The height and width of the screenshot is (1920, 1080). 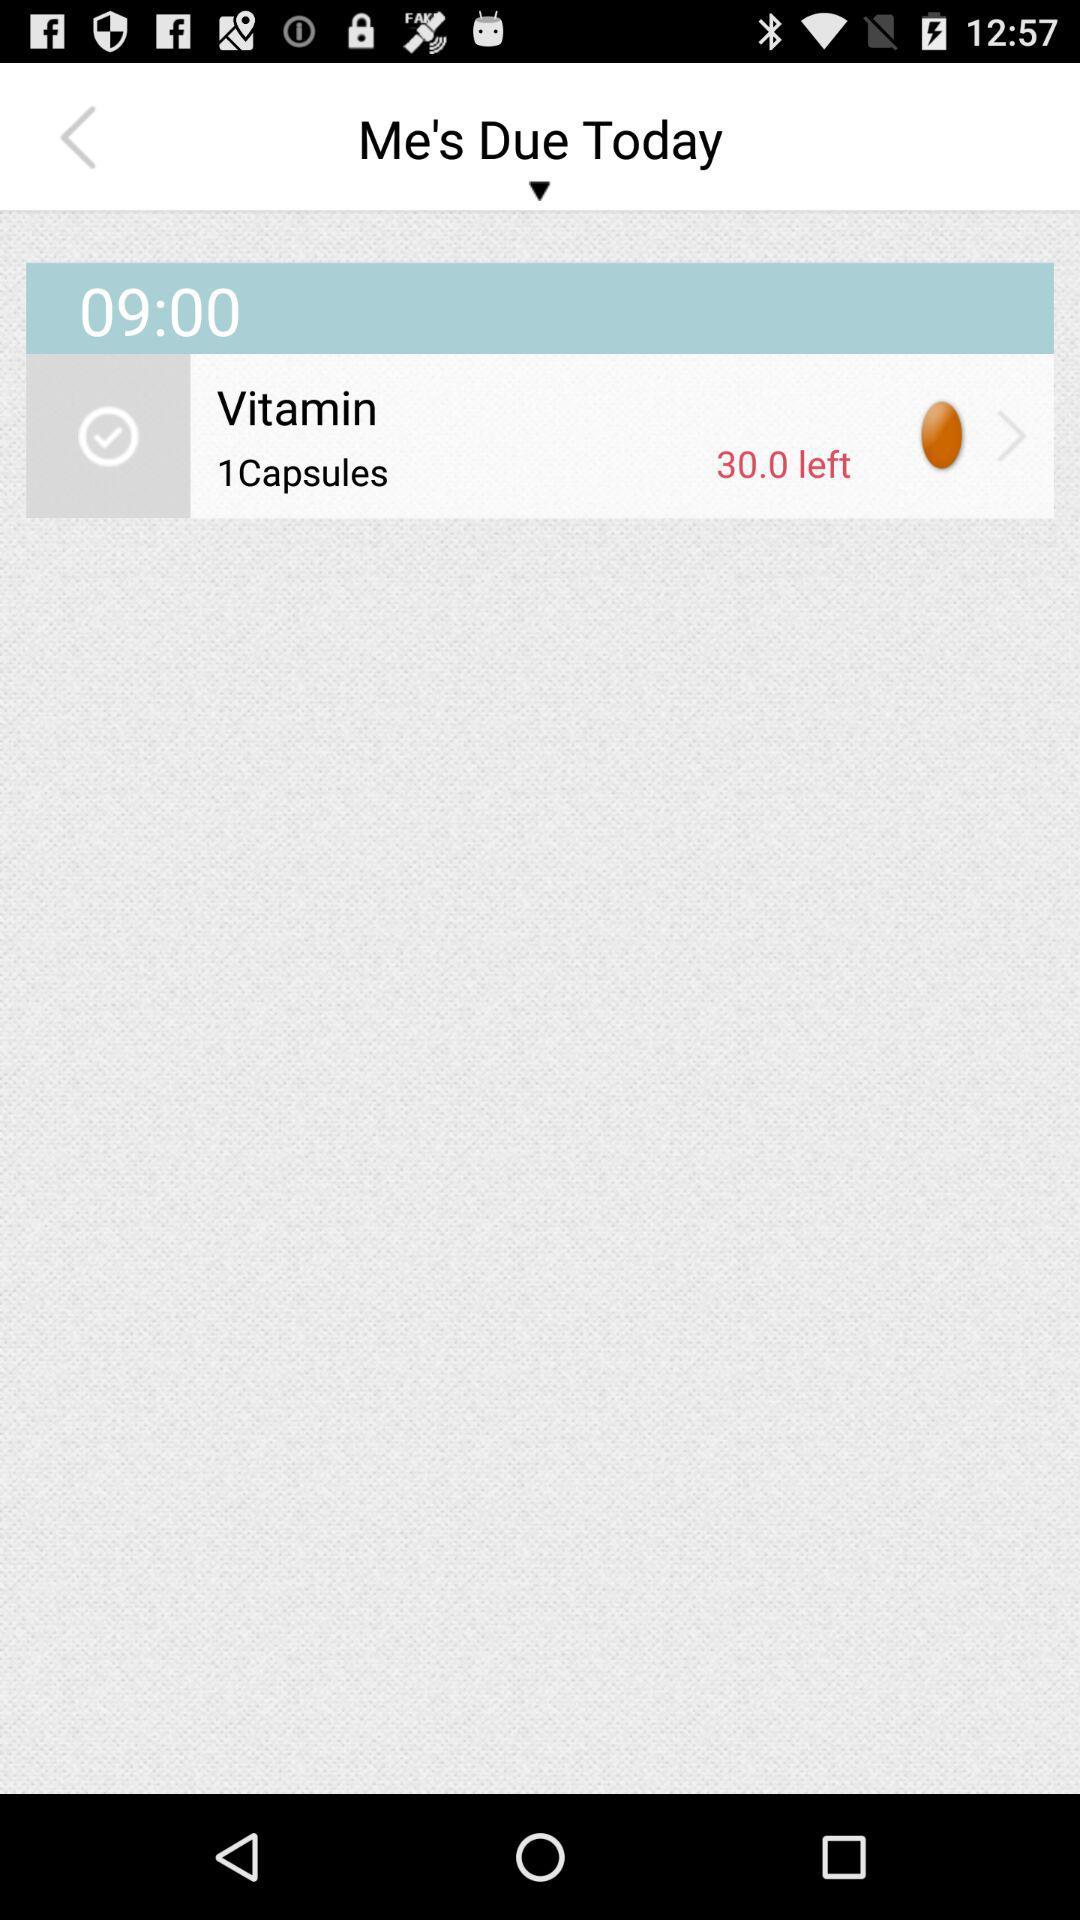 What do you see at coordinates (459, 470) in the screenshot?
I see `1capsules icon` at bounding box center [459, 470].